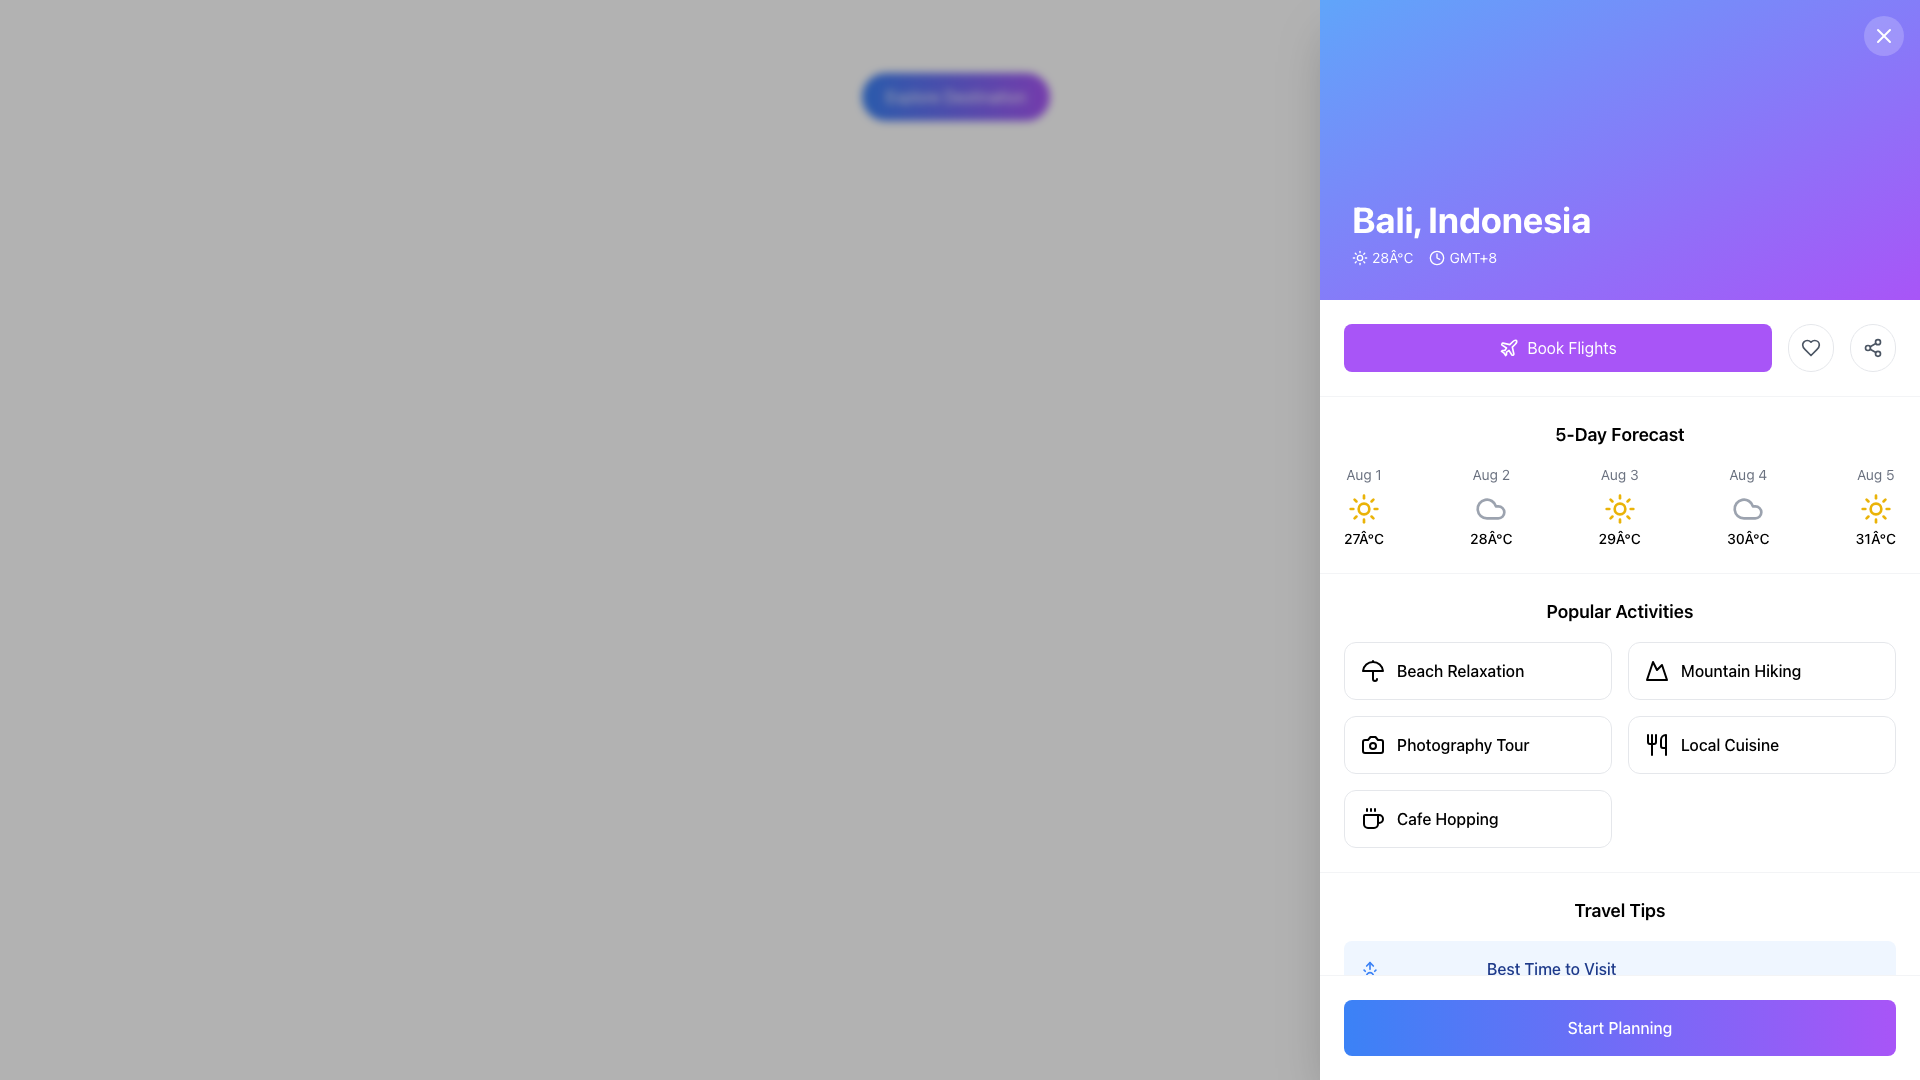  Describe the element at coordinates (1459, 671) in the screenshot. I see `the text label displaying 'Beach Relaxation' in the first card of the 'Popular Activities' section` at that location.